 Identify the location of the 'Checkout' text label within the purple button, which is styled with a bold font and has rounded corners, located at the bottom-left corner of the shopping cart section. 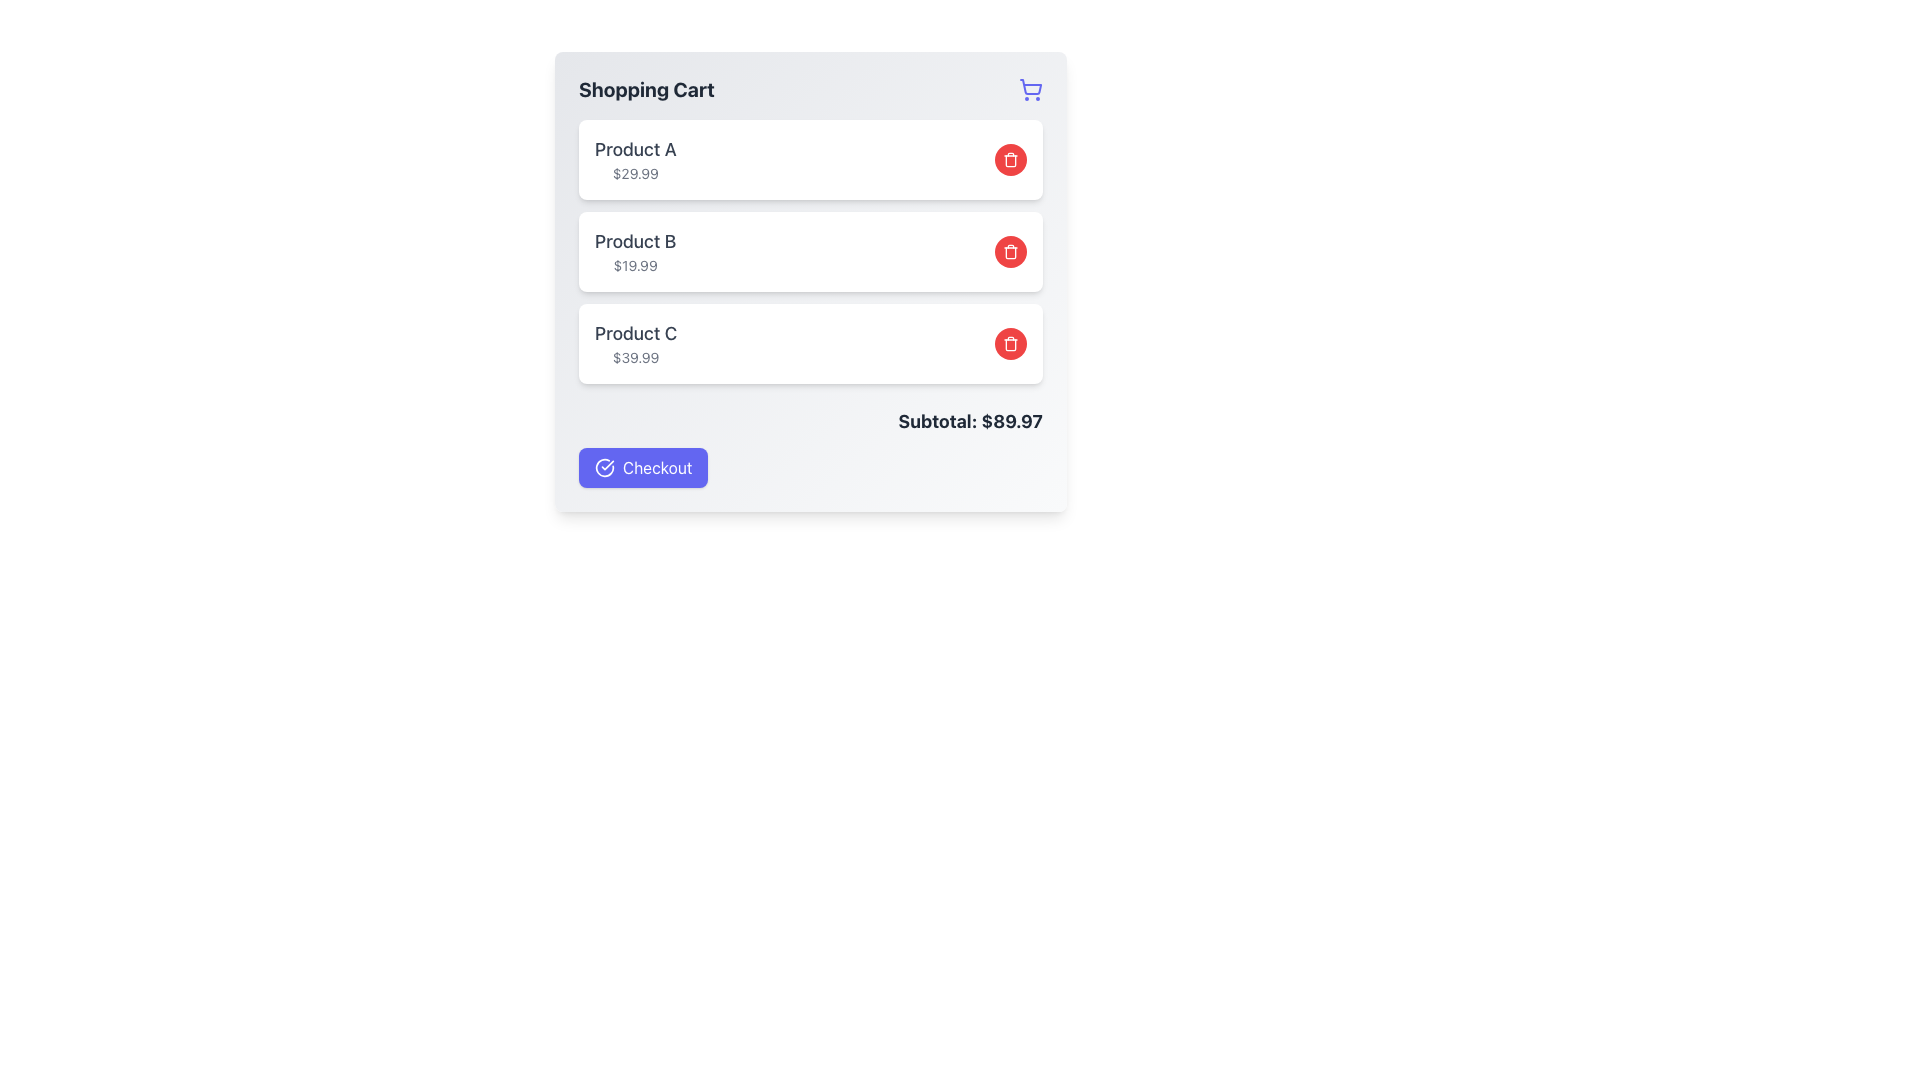
(657, 467).